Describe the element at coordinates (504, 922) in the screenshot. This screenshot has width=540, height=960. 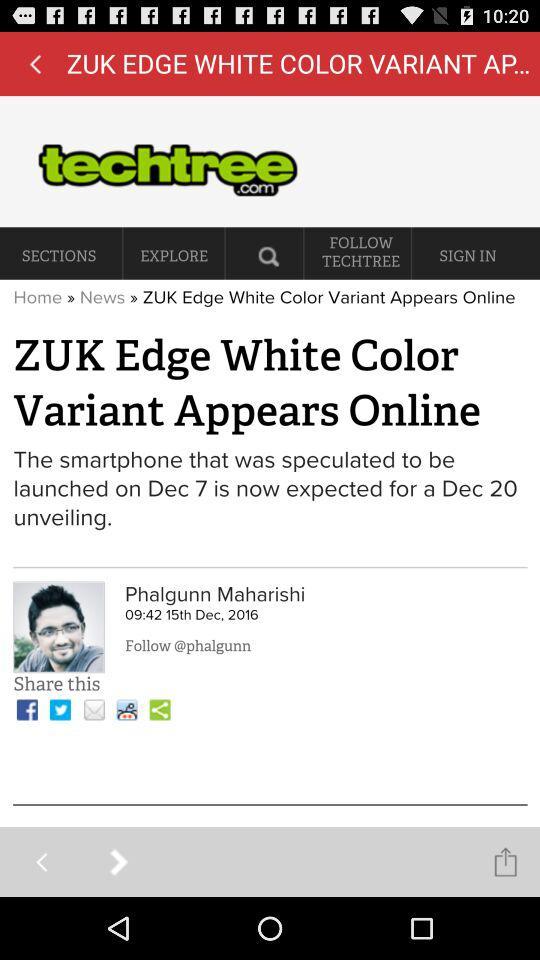
I see `the share icon` at that location.